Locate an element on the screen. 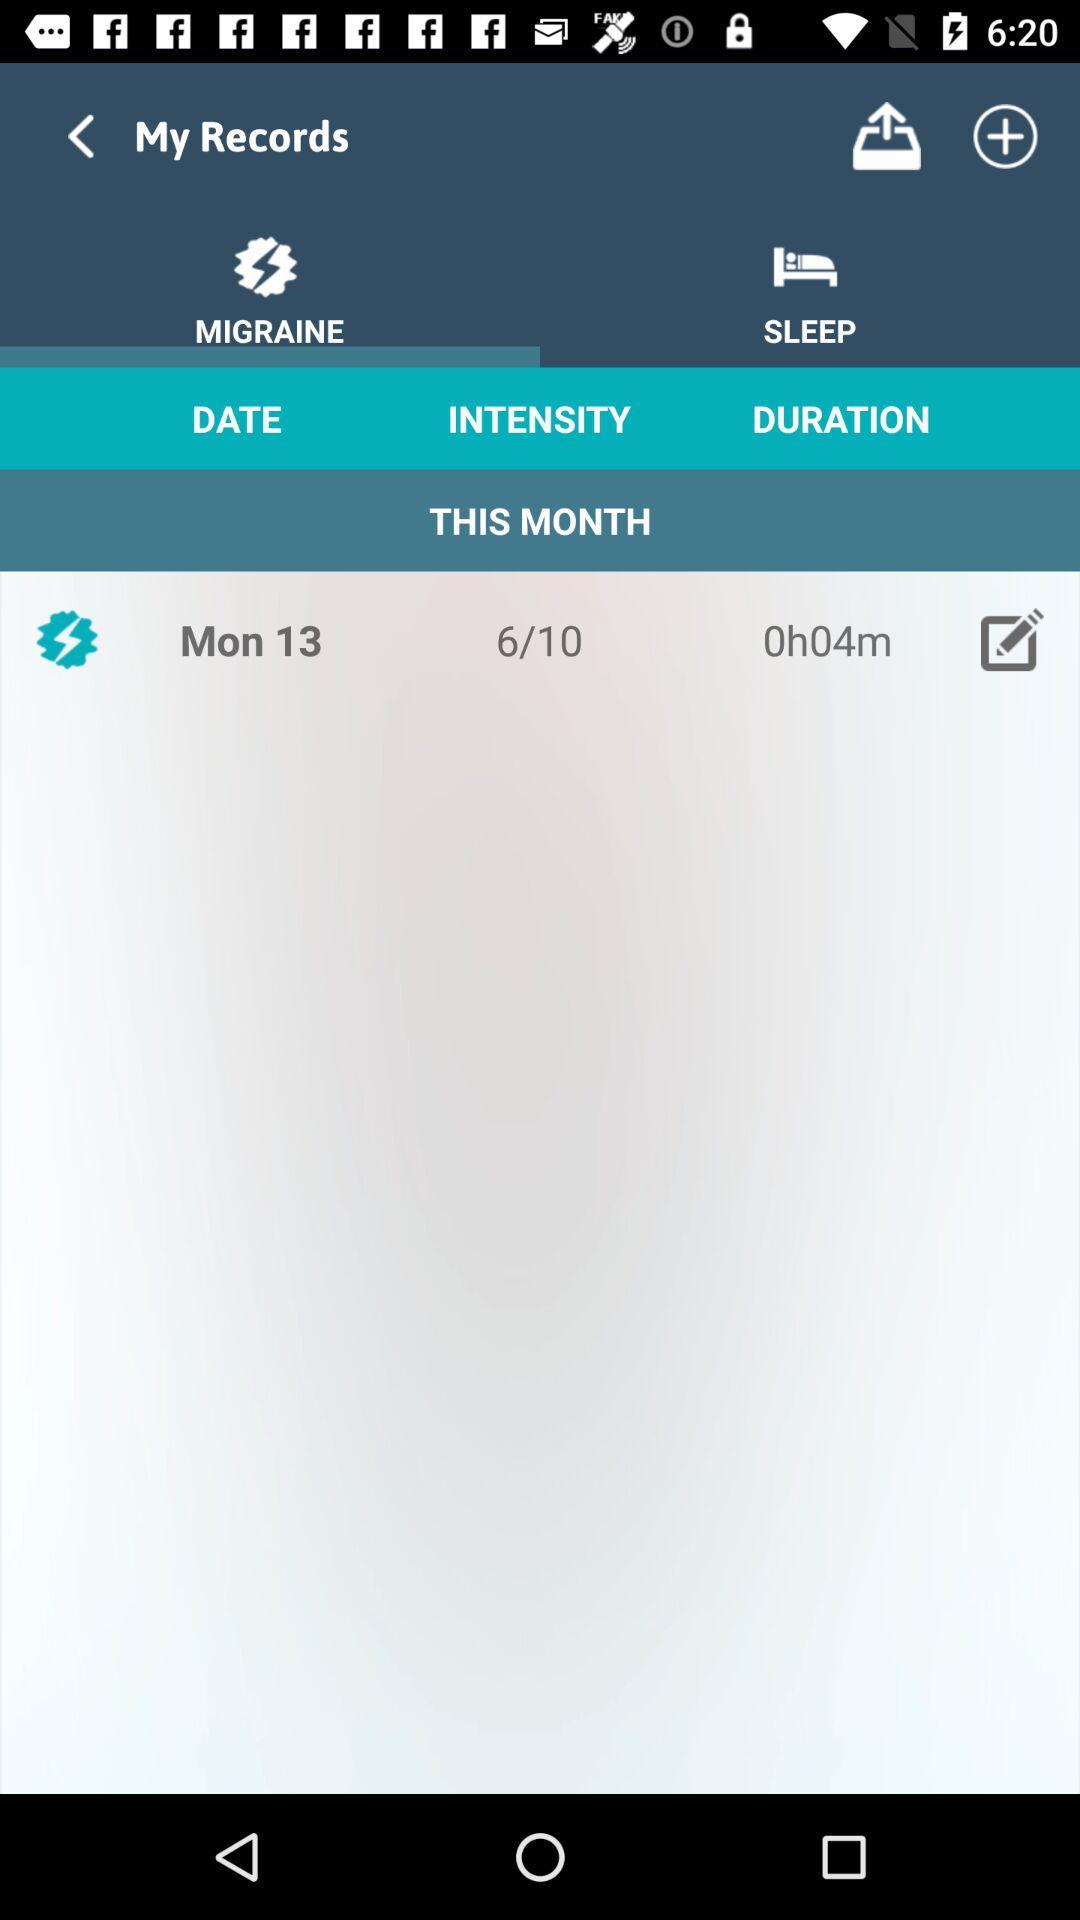 Image resolution: width=1080 pixels, height=1920 pixels. the icon to the right of my records icon is located at coordinates (885, 135).